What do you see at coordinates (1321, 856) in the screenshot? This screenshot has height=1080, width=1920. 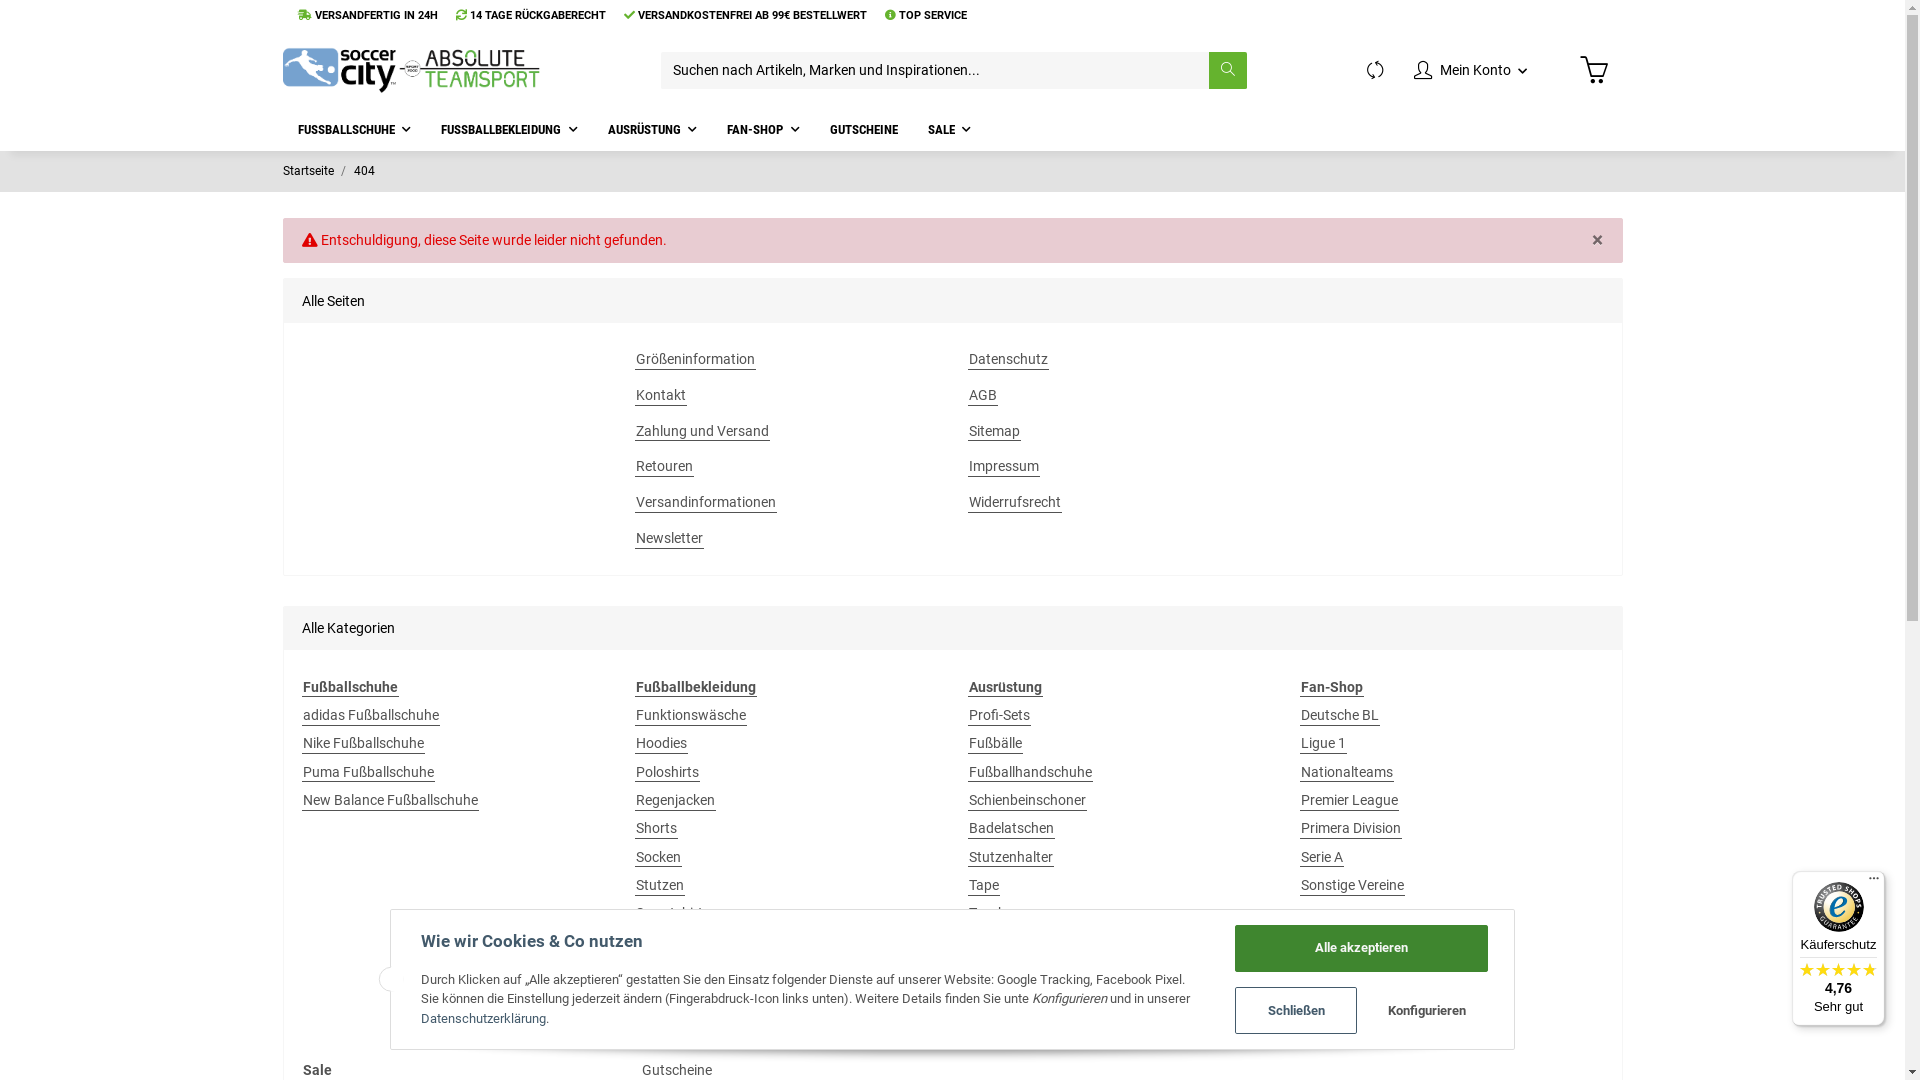 I see `'Serie A'` at bounding box center [1321, 856].